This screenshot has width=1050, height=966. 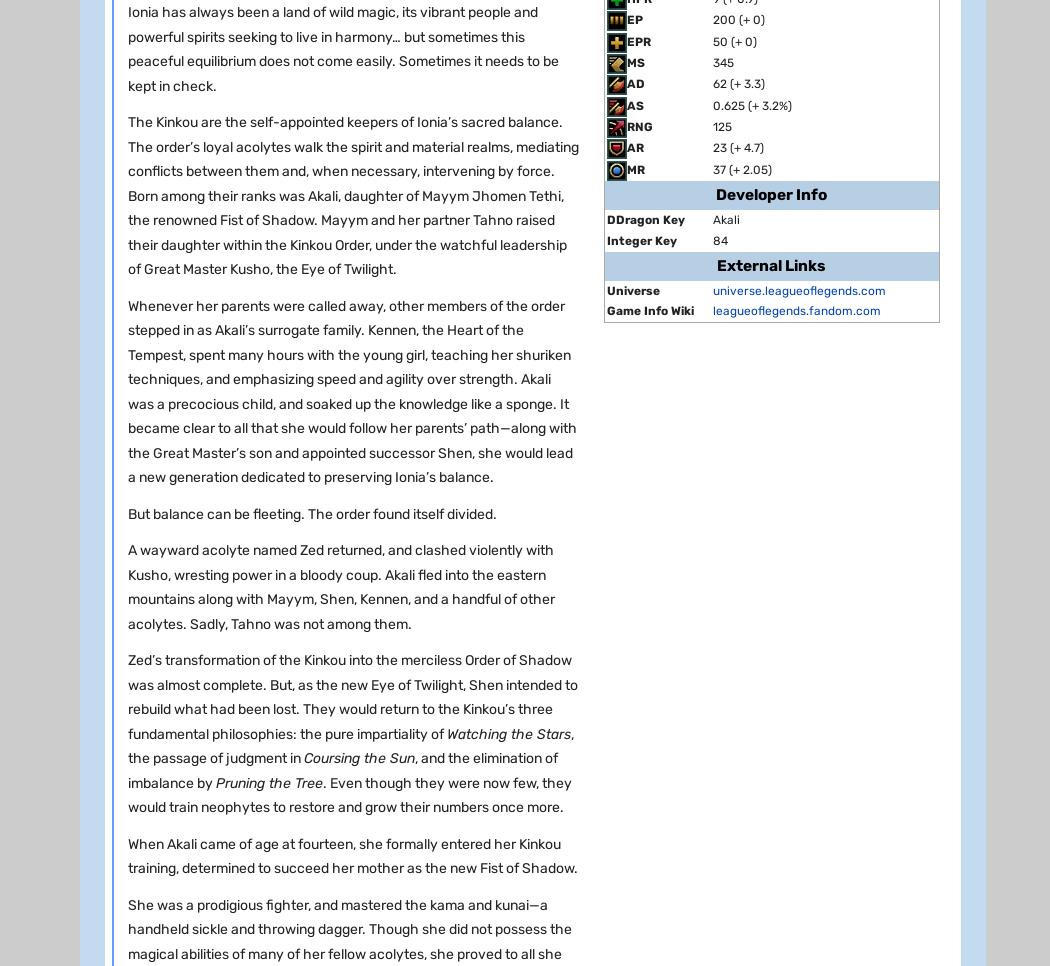 I want to click on '160/130/100', so click(x=279, y=952).